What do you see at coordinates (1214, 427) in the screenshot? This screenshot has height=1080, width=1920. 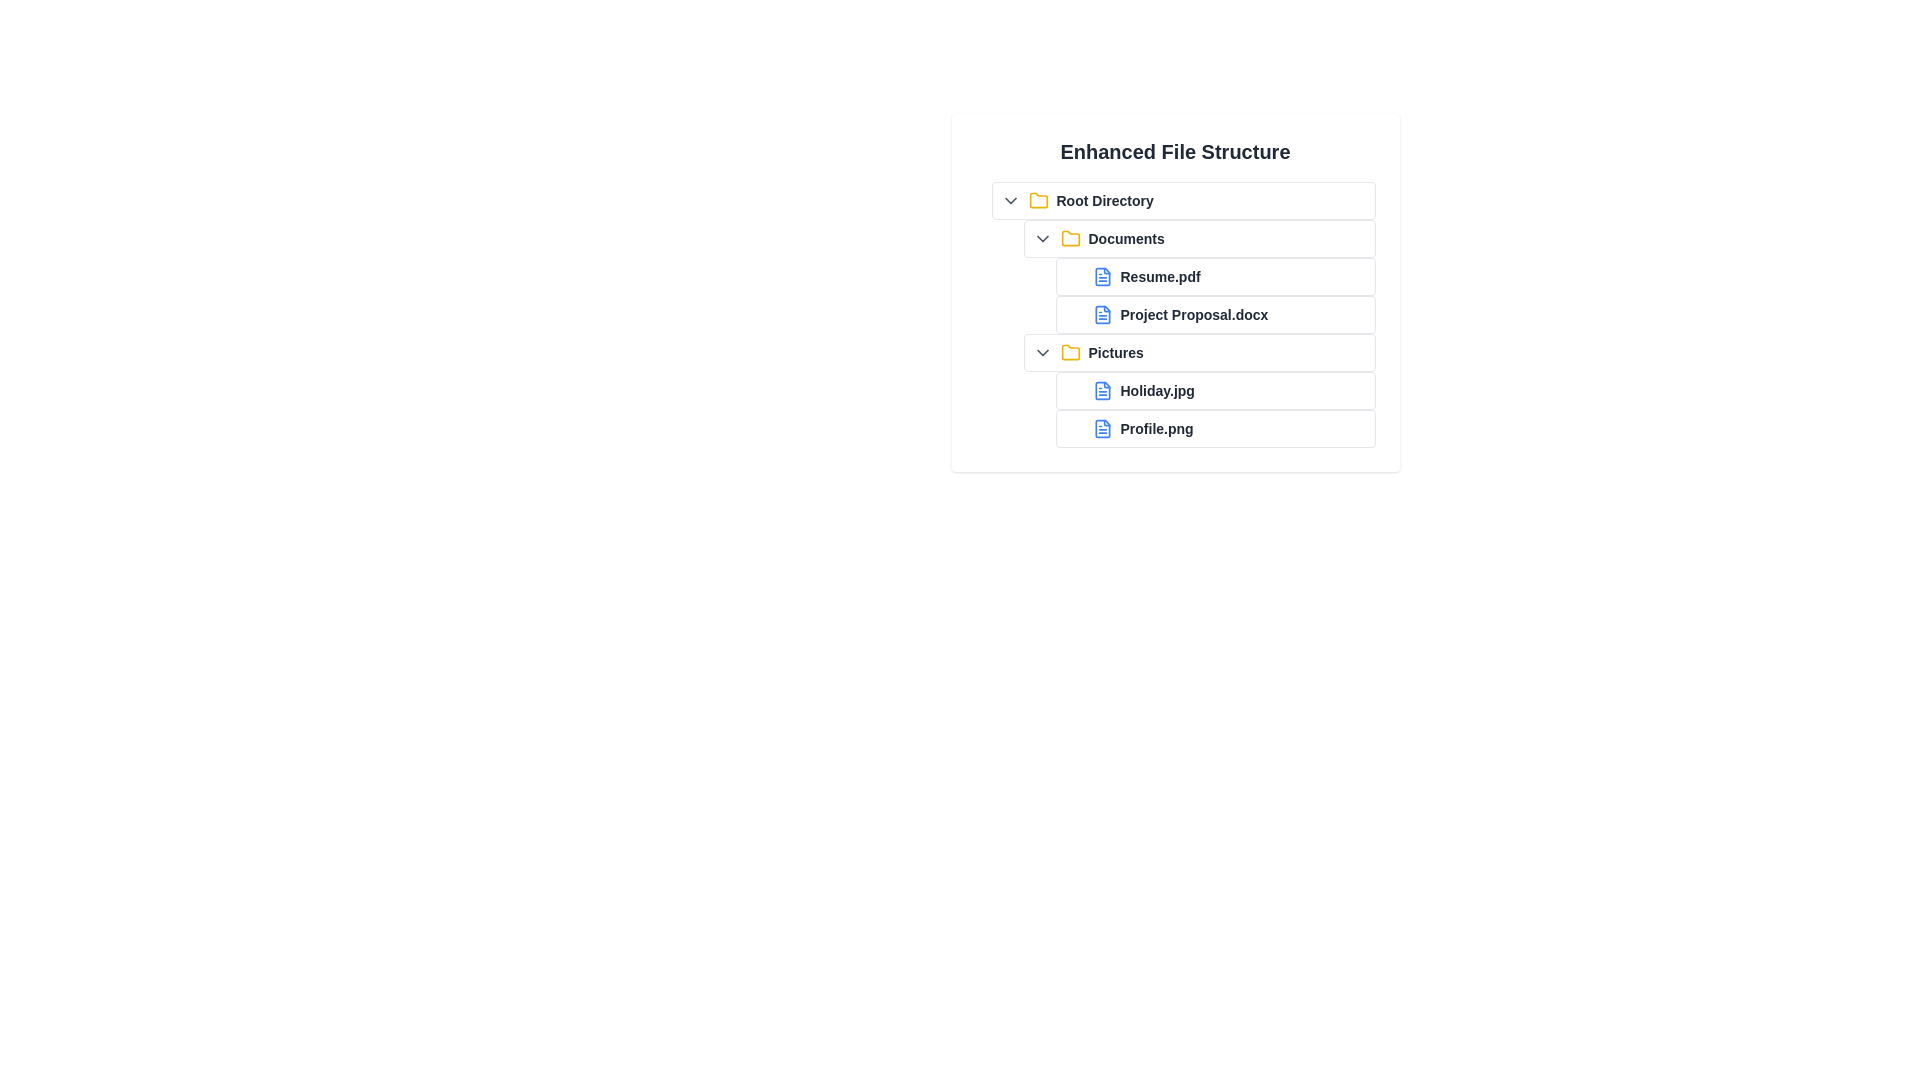 I see `to select the file entry named 'Profile.png' located under the 'Pictures' folder` at bounding box center [1214, 427].